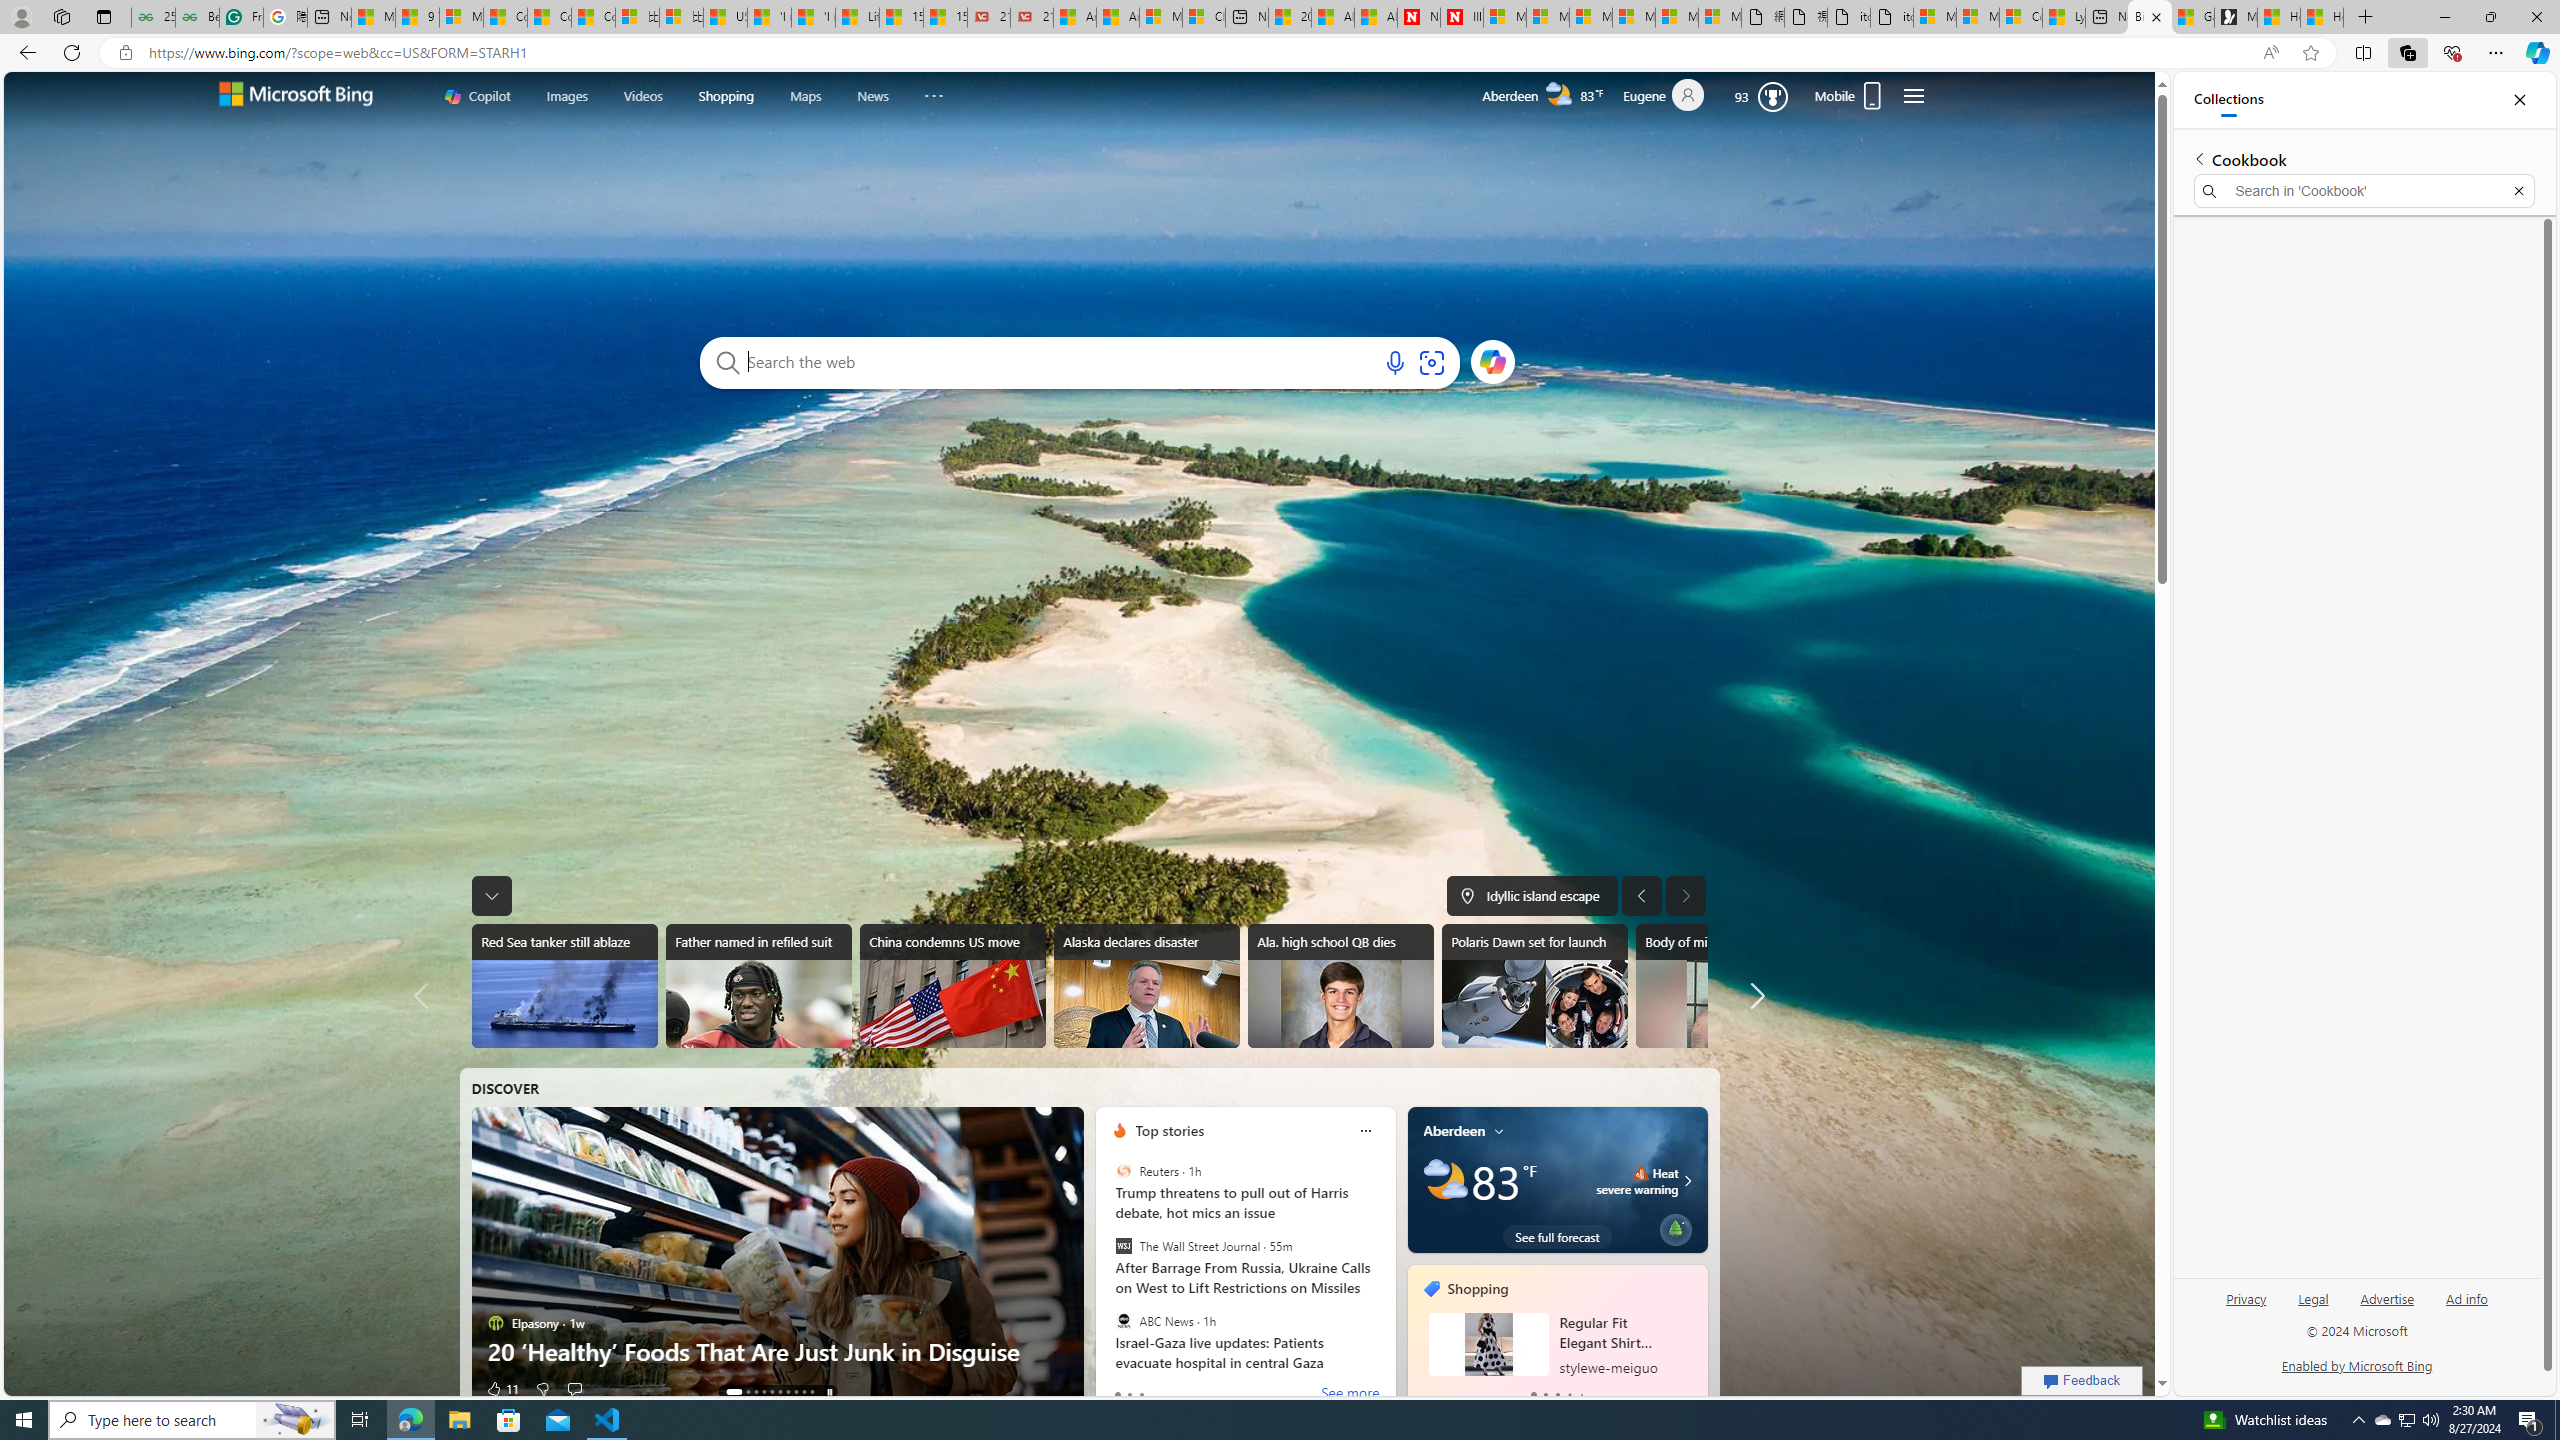  What do you see at coordinates (1454, 1130) in the screenshot?
I see `'Aberdeen'` at bounding box center [1454, 1130].